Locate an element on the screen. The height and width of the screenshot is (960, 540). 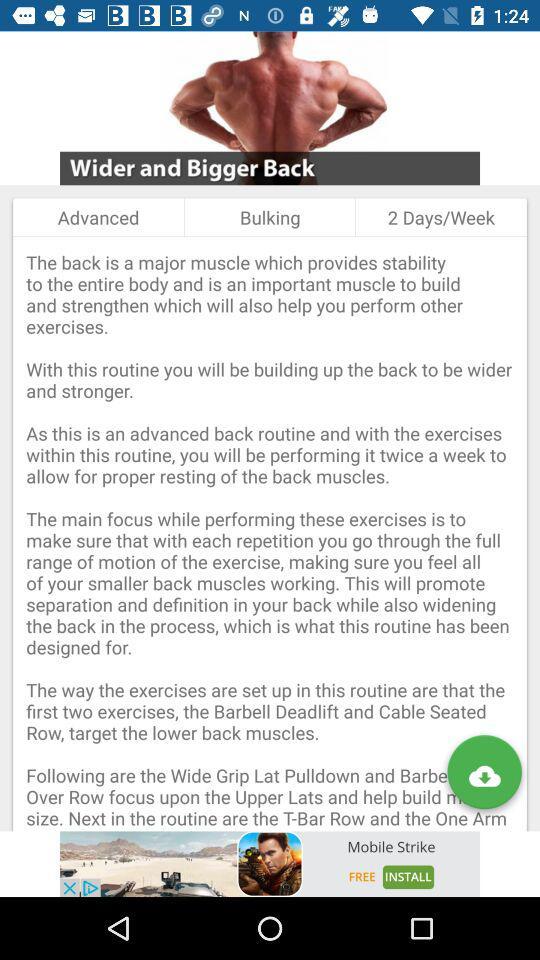
download the app is located at coordinates (483, 775).